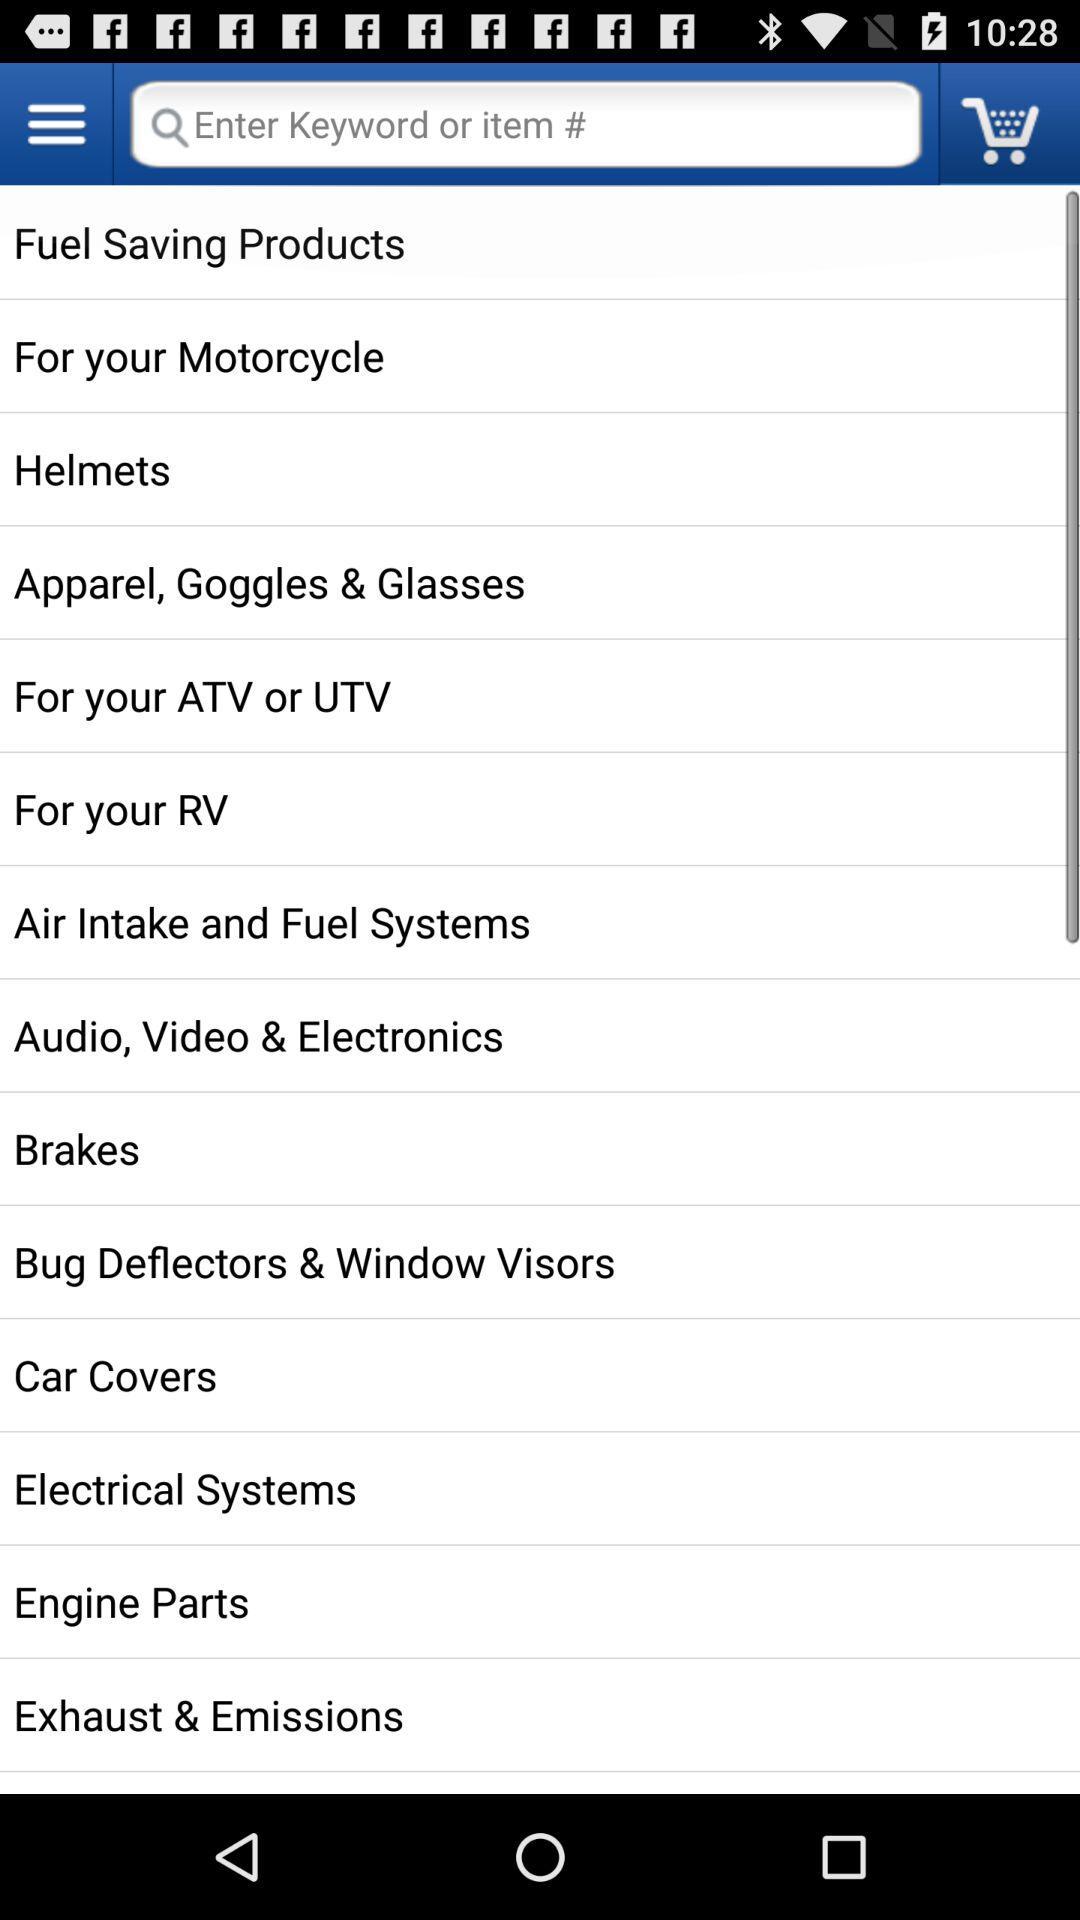  Describe the element at coordinates (56, 131) in the screenshot. I see `the menu icon` at that location.